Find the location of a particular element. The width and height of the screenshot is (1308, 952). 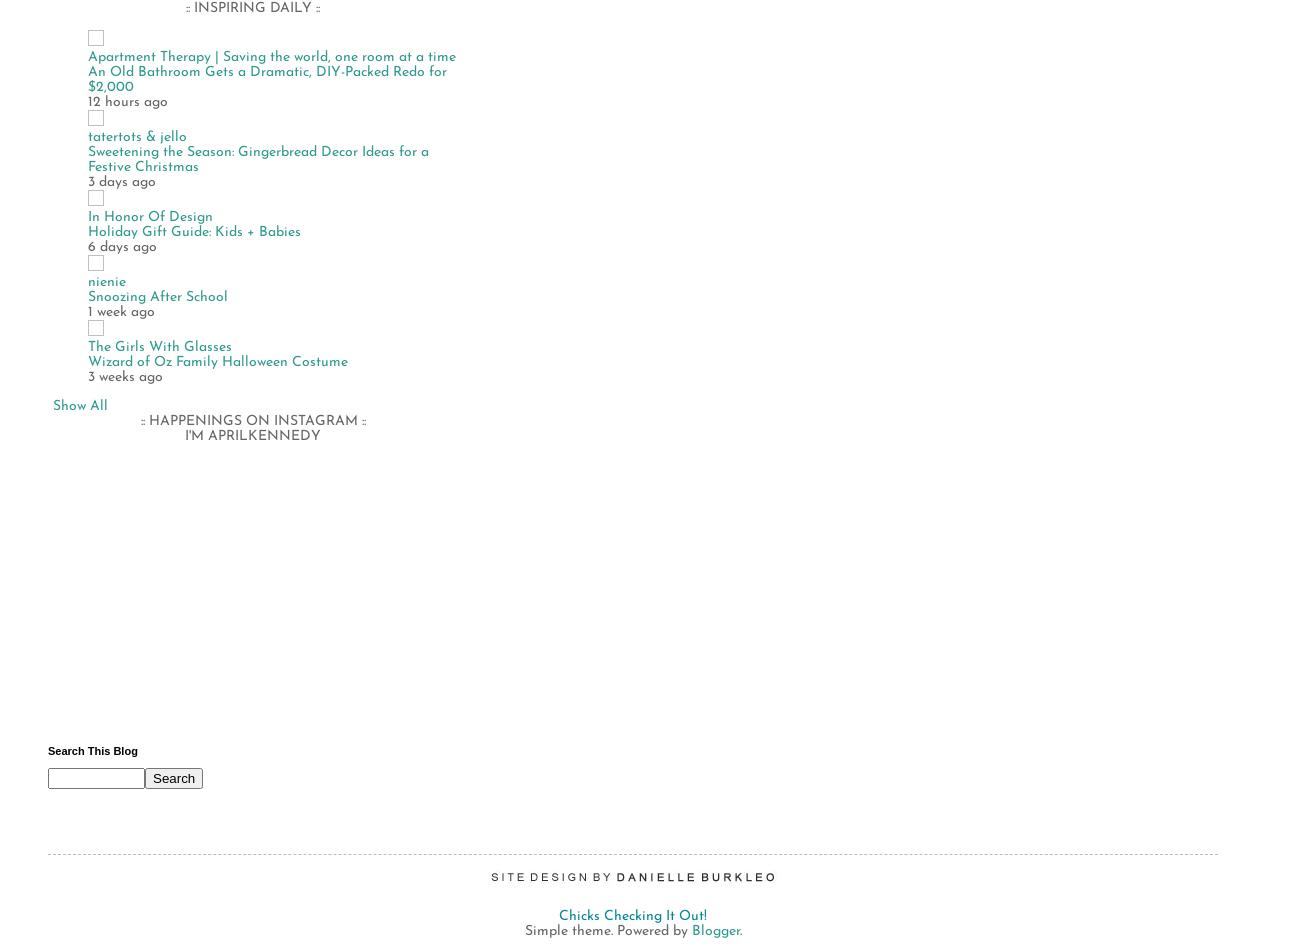

'3 days ago' is located at coordinates (121, 181).